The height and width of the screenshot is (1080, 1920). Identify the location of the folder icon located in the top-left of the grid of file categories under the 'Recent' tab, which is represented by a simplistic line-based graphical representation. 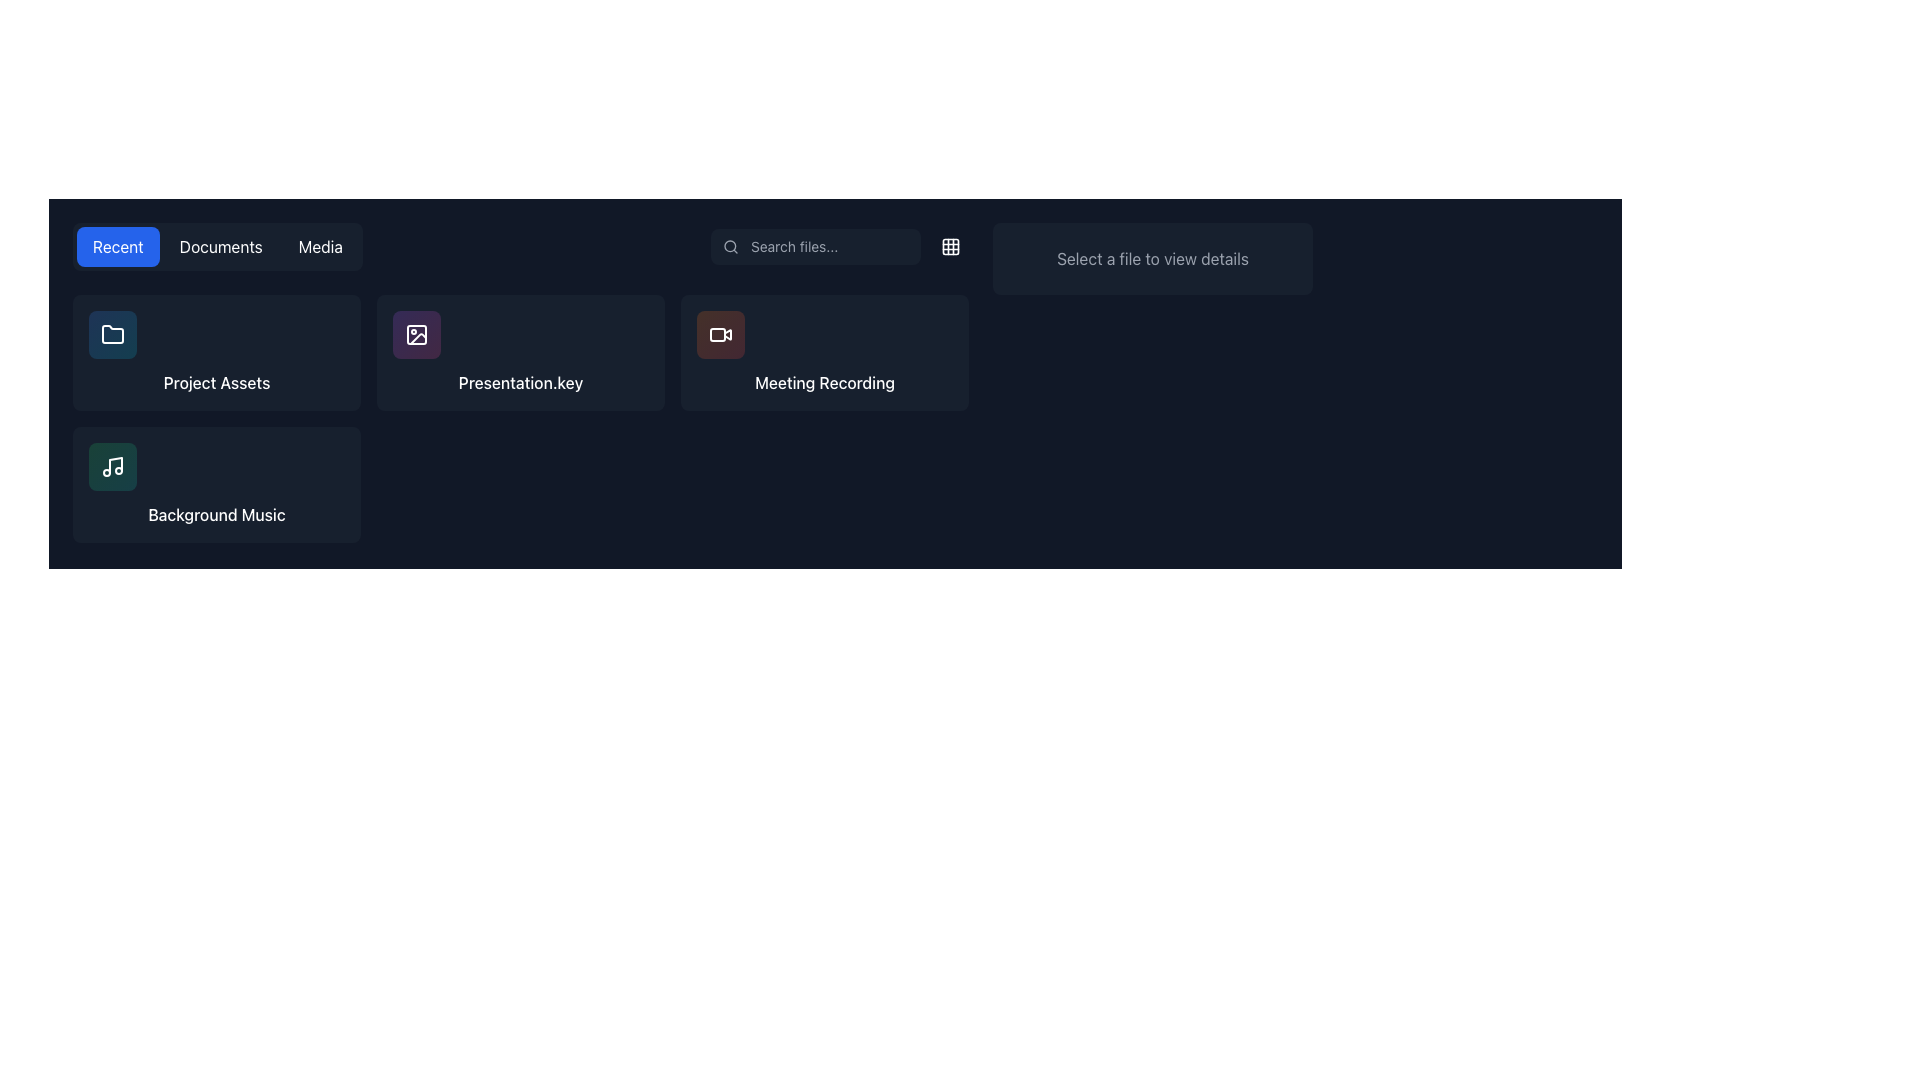
(112, 333).